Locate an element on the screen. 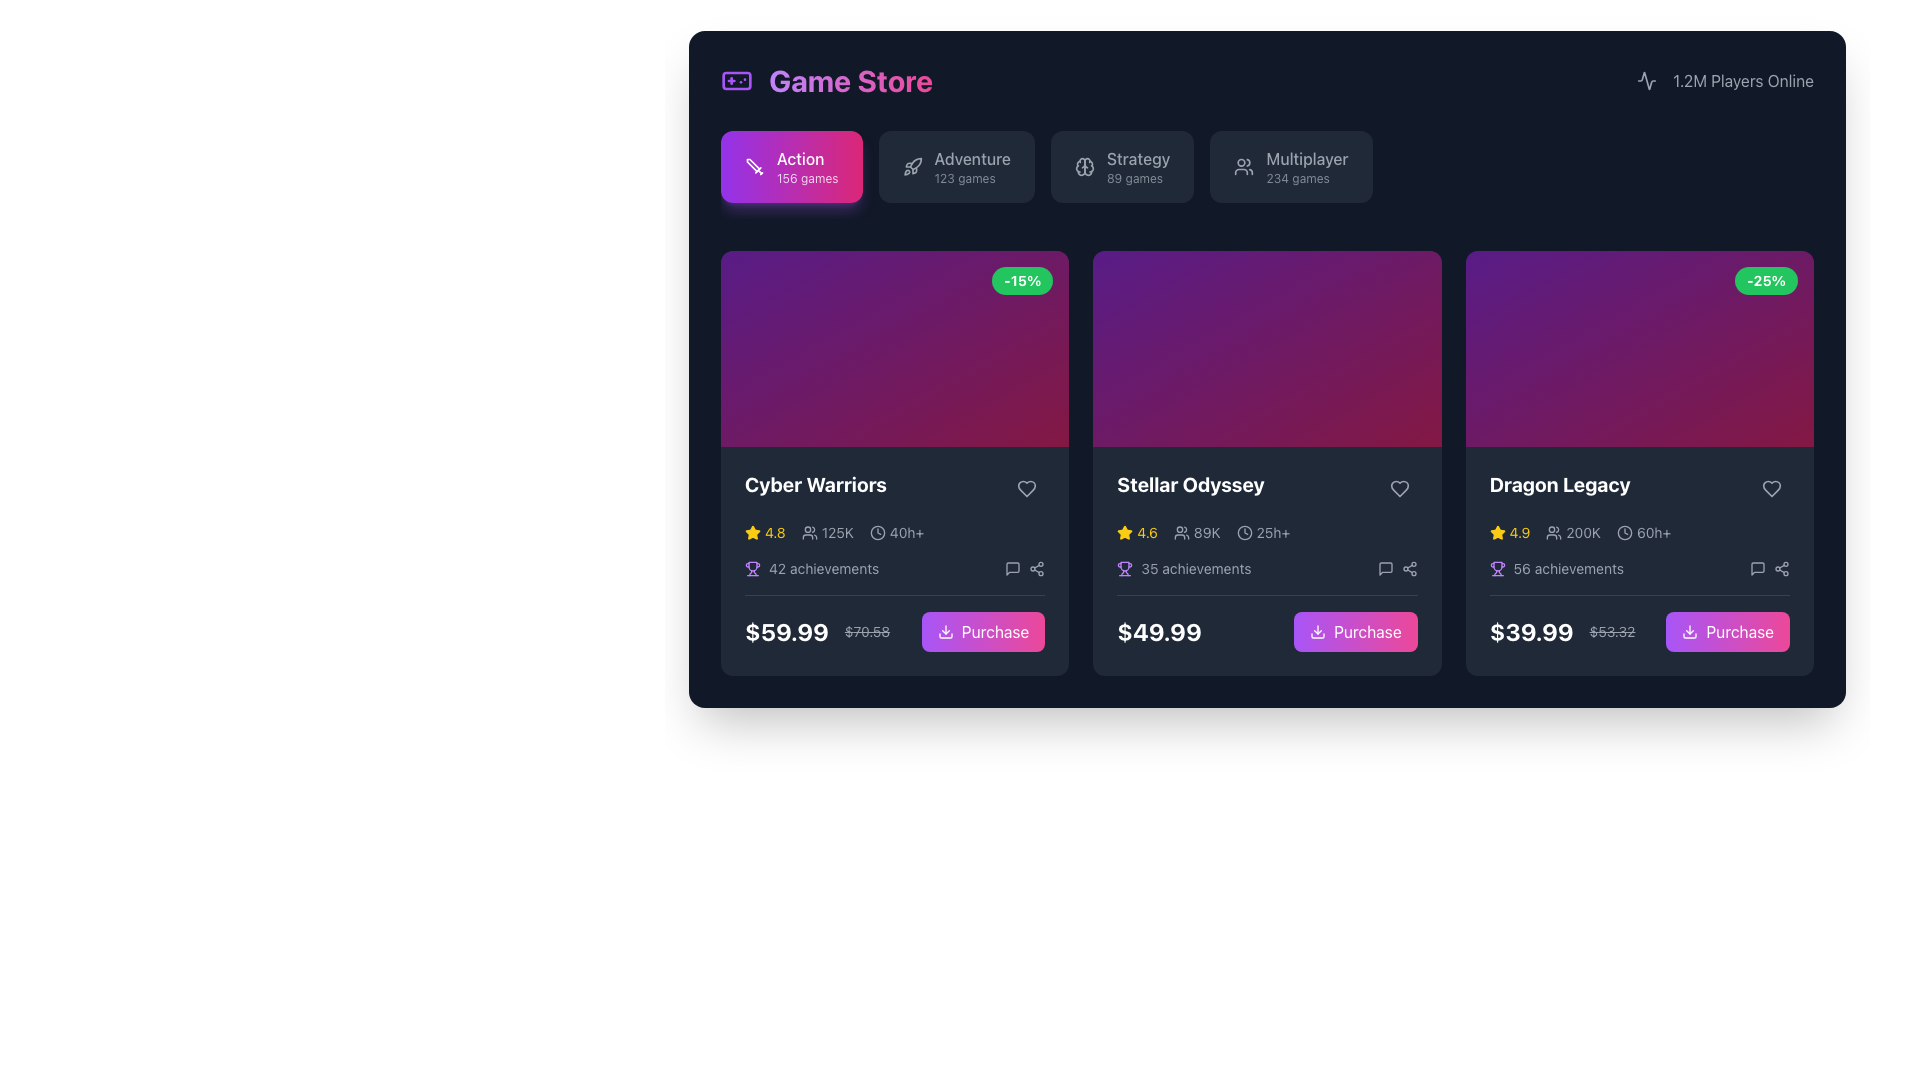 This screenshot has height=1080, width=1920. the Decorative component of the game controller icon located in the upper left corner of the interface, which is positioned to the left of the 'Game Store' header text is located at coordinates (736, 80).